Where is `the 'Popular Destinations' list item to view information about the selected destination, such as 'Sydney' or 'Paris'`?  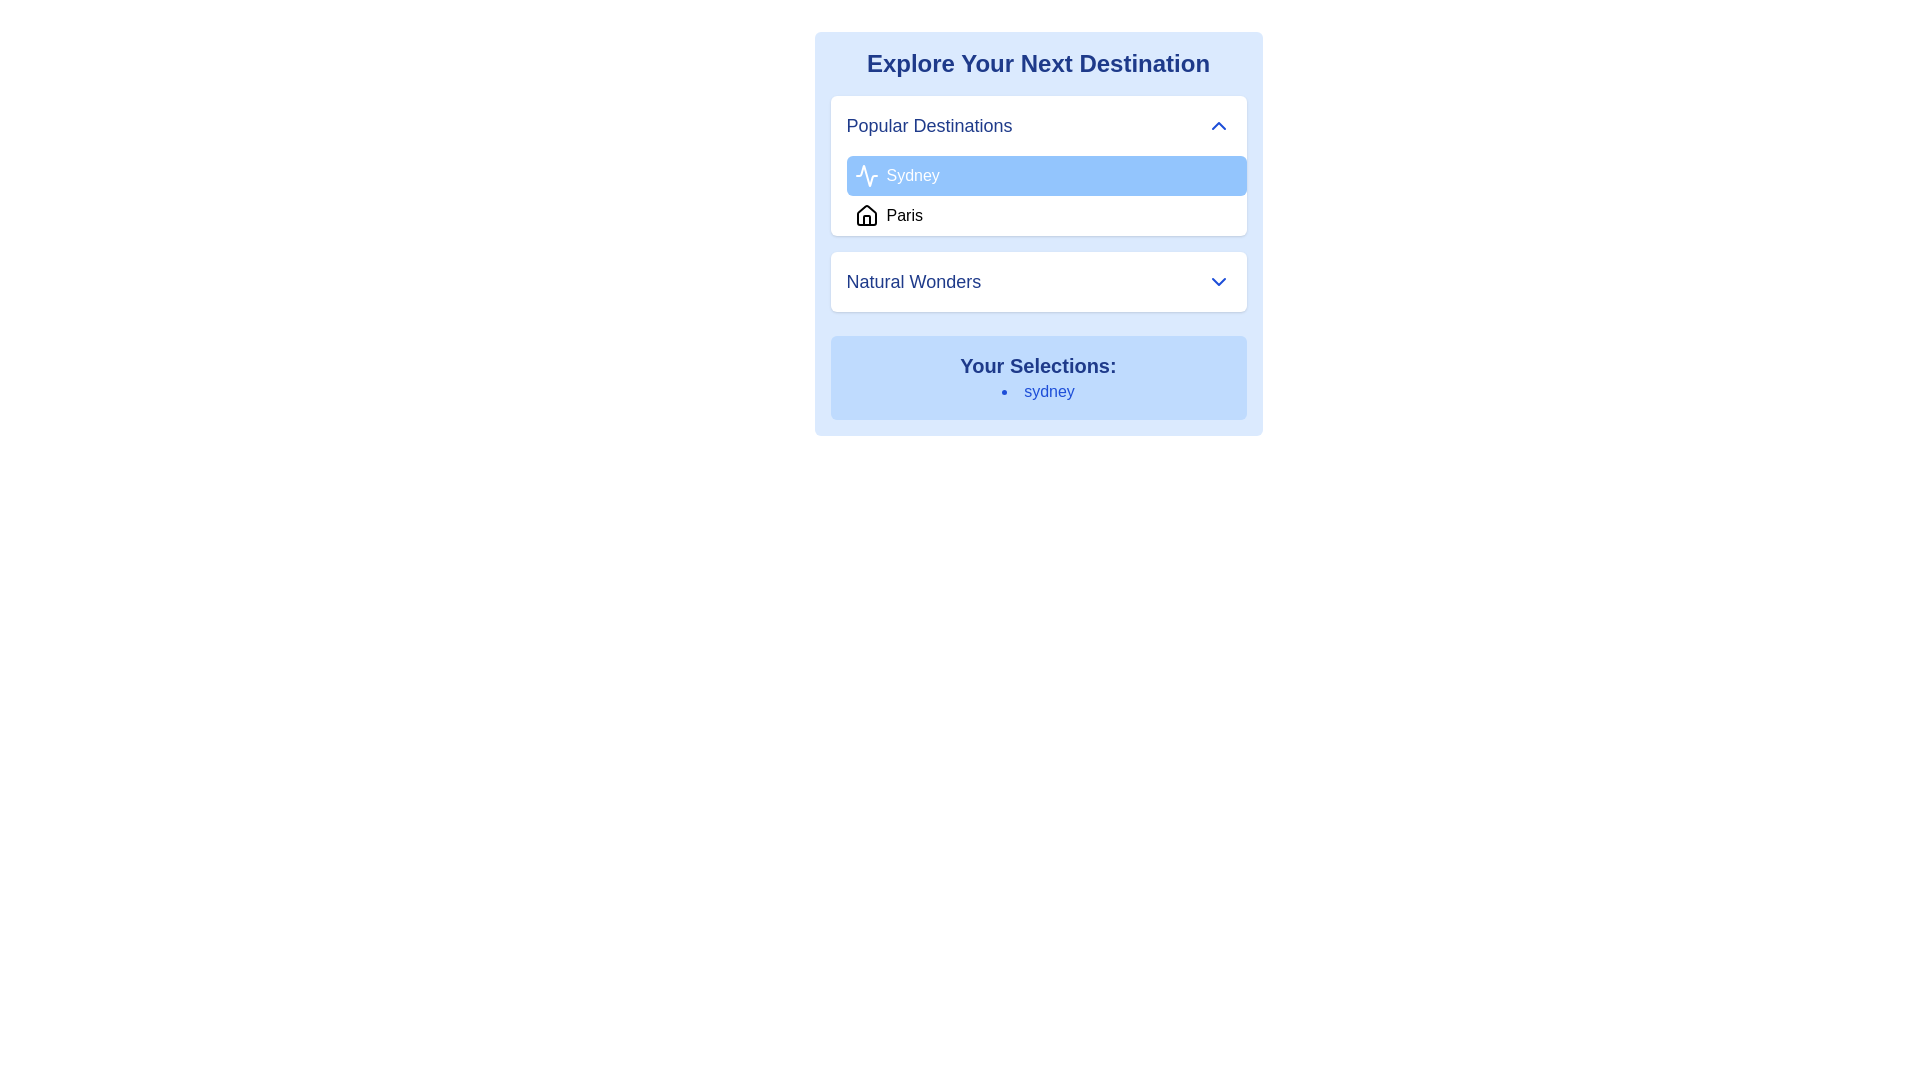
the 'Popular Destinations' list item to view information about the selected destination, such as 'Sydney' or 'Paris' is located at coordinates (1038, 204).